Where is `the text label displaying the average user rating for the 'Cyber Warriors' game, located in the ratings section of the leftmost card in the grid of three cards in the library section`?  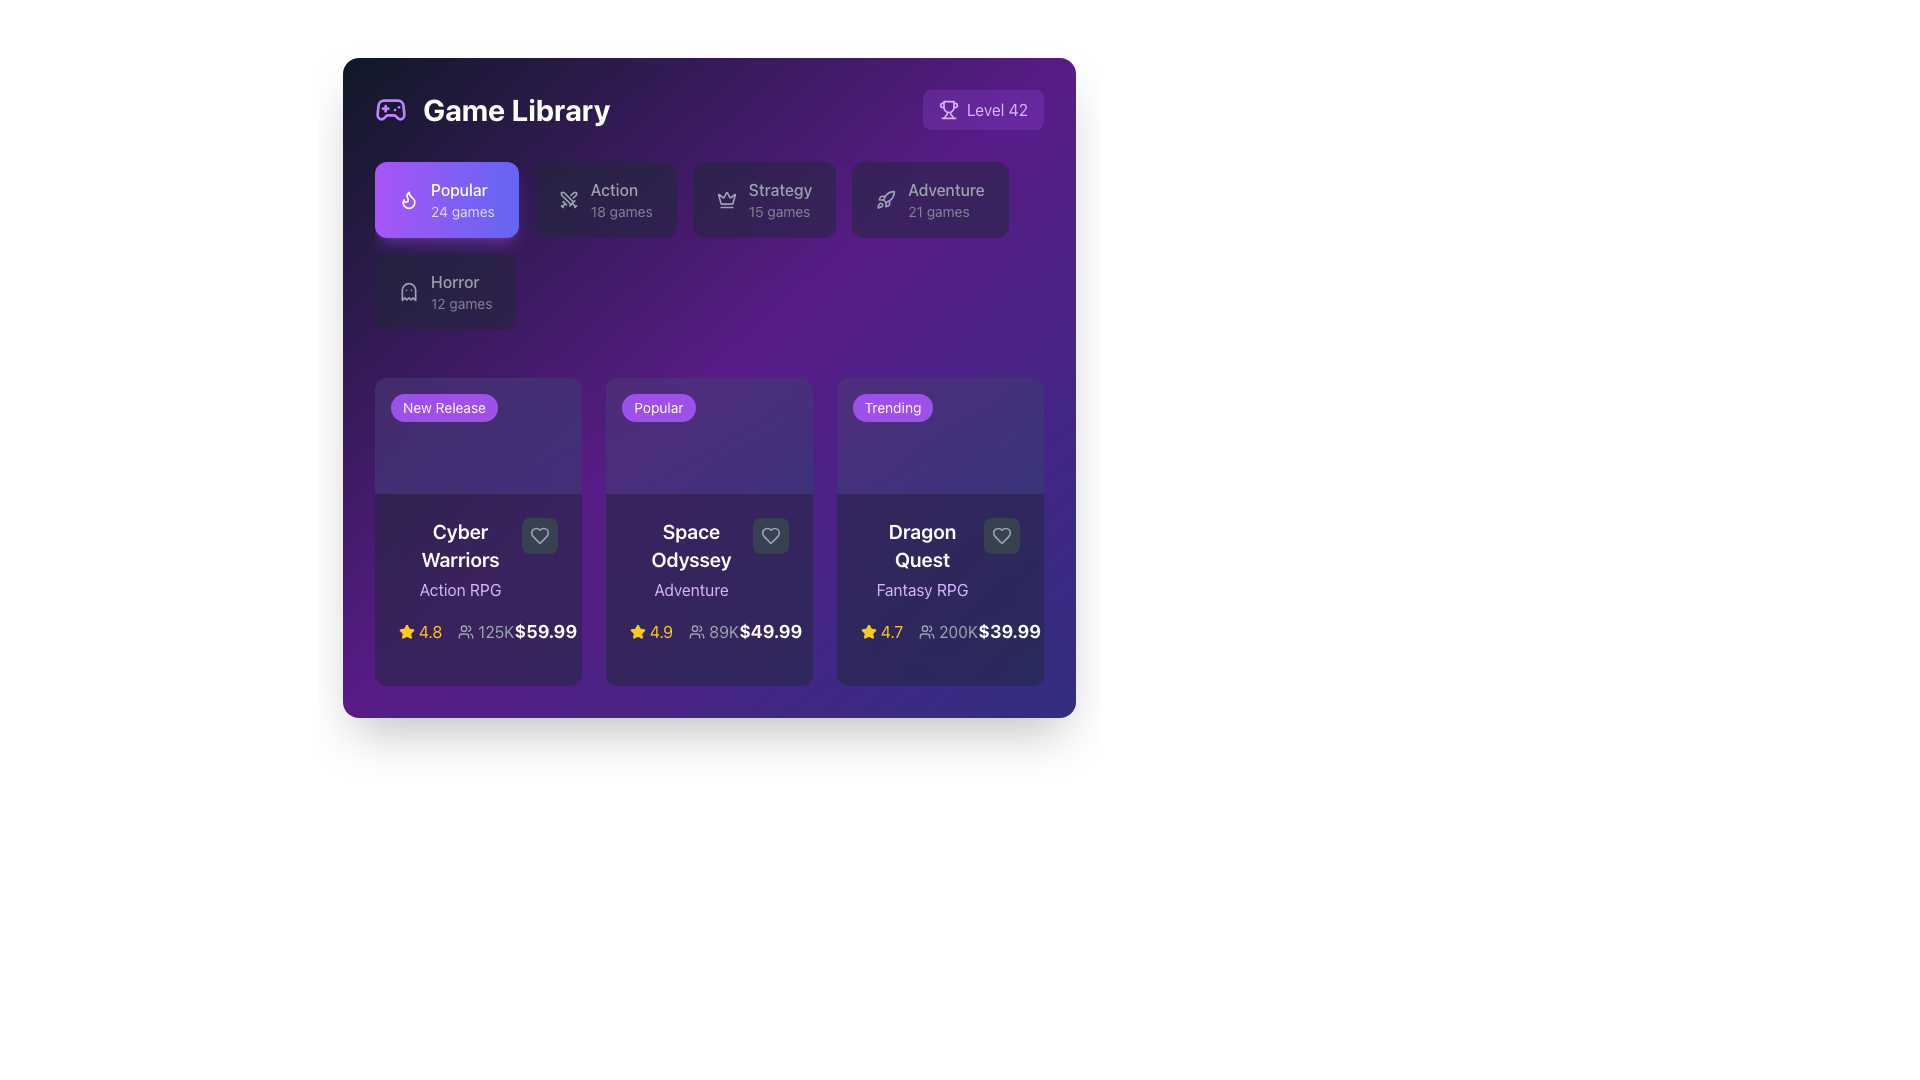 the text label displaying the average user rating for the 'Cyber Warriors' game, located in the ratings section of the leftmost card in the grid of three cards in the library section is located at coordinates (429, 632).